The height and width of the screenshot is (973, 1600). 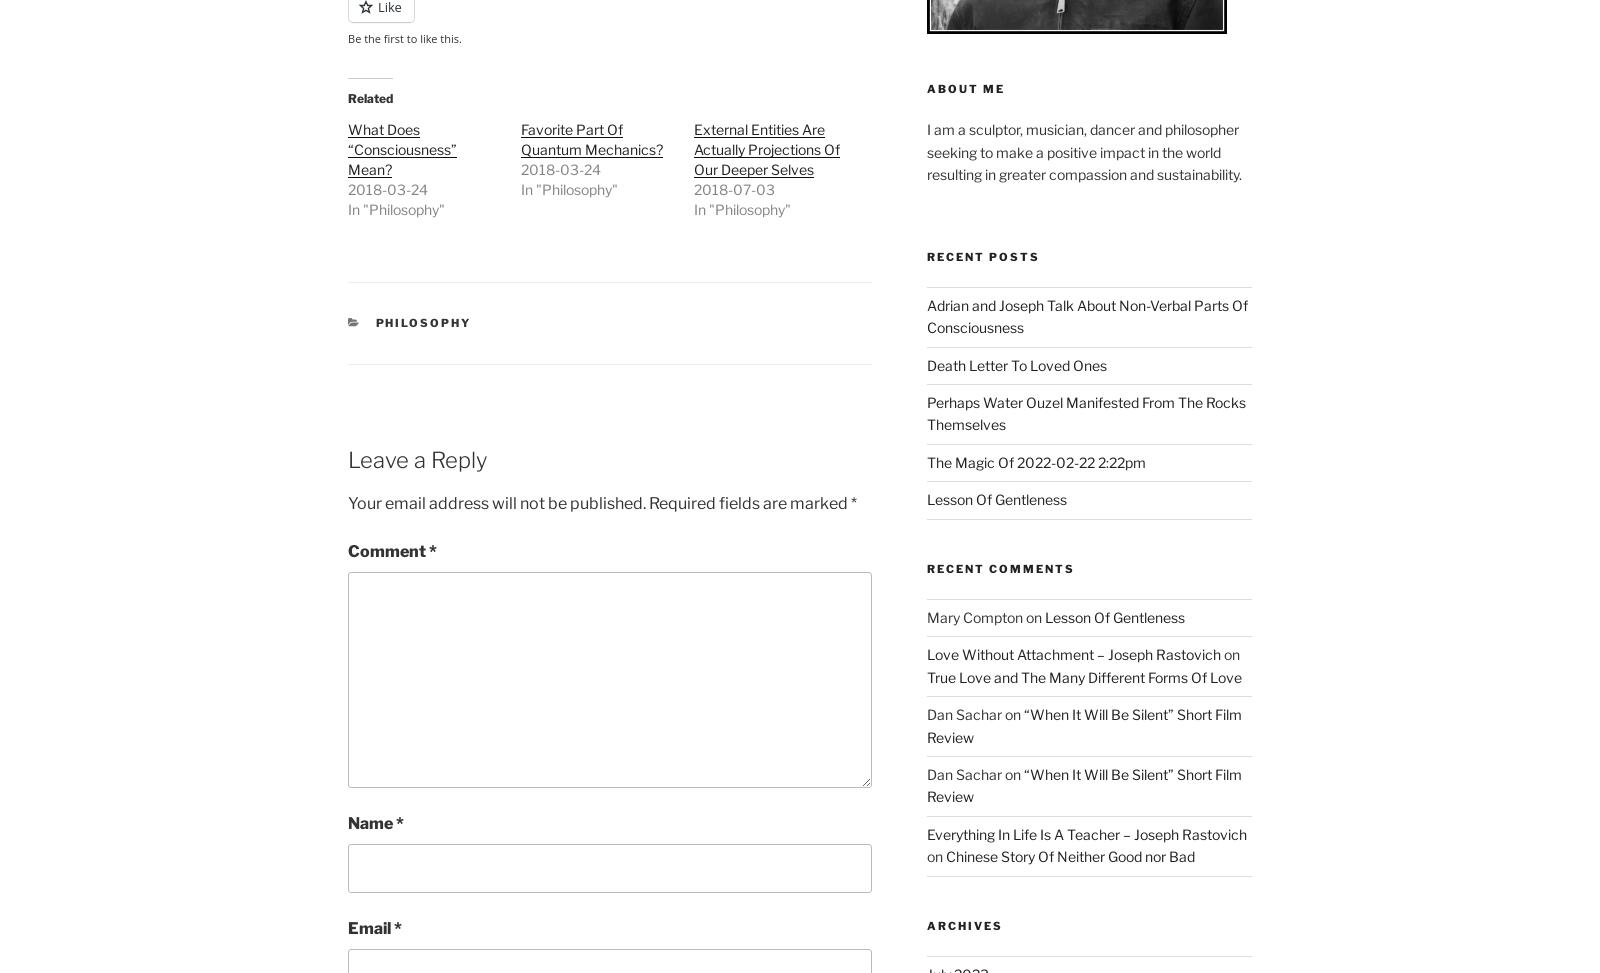 I want to click on 'Mary Compton', so click(x=973, y=617).